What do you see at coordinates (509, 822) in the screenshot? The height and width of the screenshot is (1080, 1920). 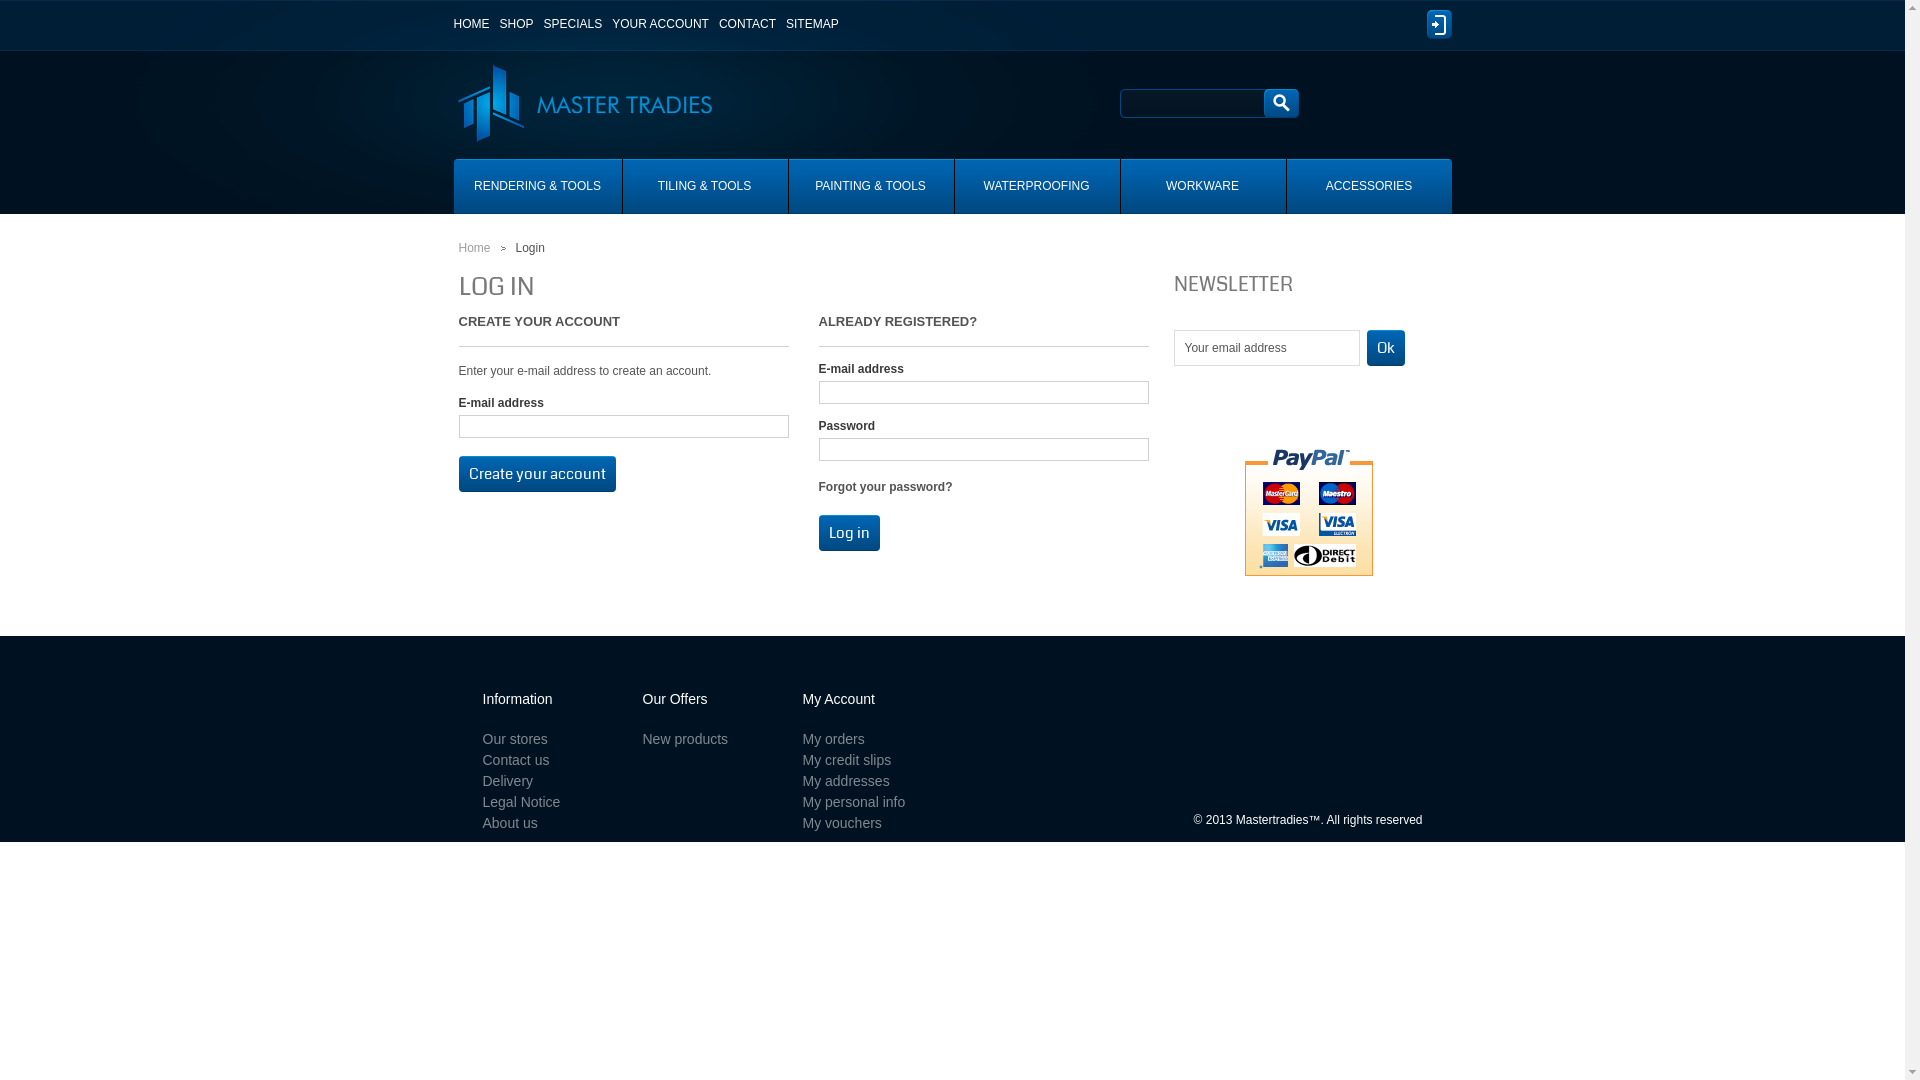 I see `'About us'` at bounding box center [509, 822].